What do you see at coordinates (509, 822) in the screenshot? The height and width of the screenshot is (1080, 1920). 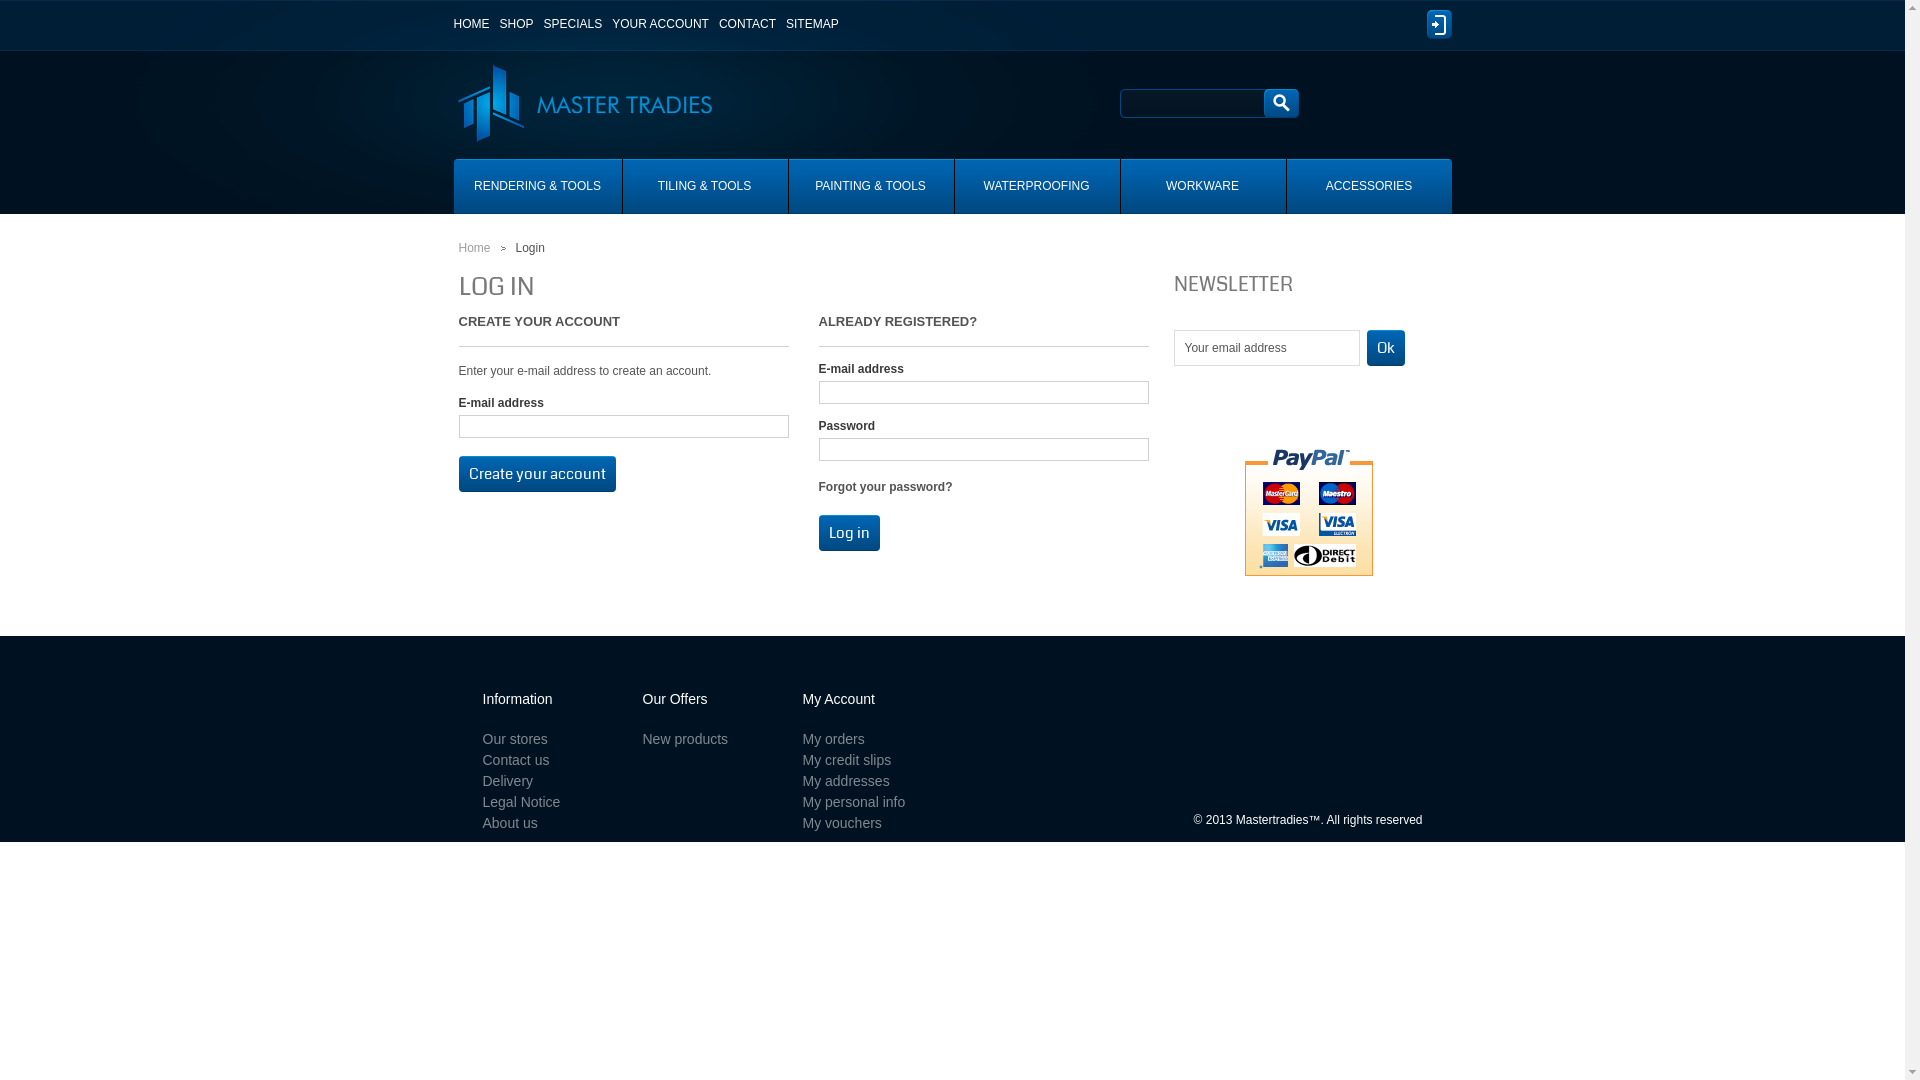 I see `'About us'` at bounding box center [509, 822].